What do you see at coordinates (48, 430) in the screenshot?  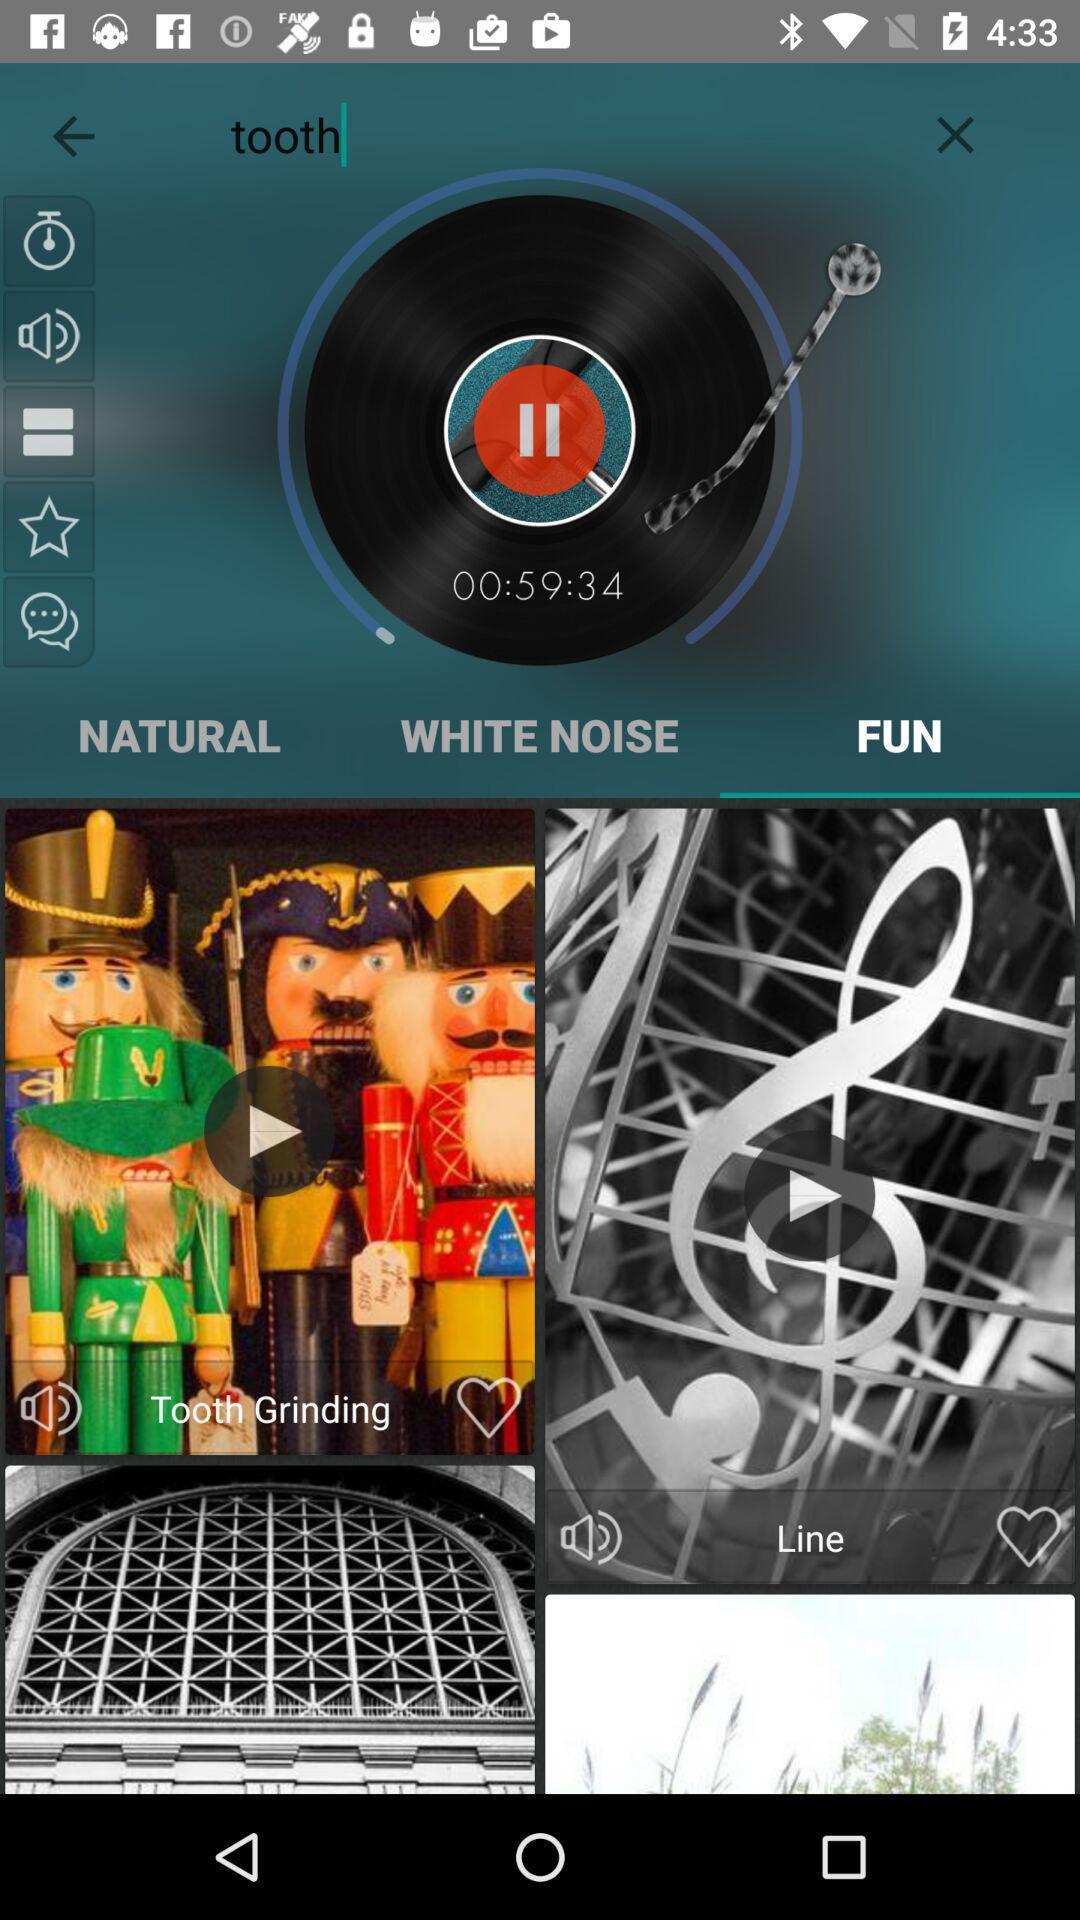 I see `pause` at bounding box center [48, 430].